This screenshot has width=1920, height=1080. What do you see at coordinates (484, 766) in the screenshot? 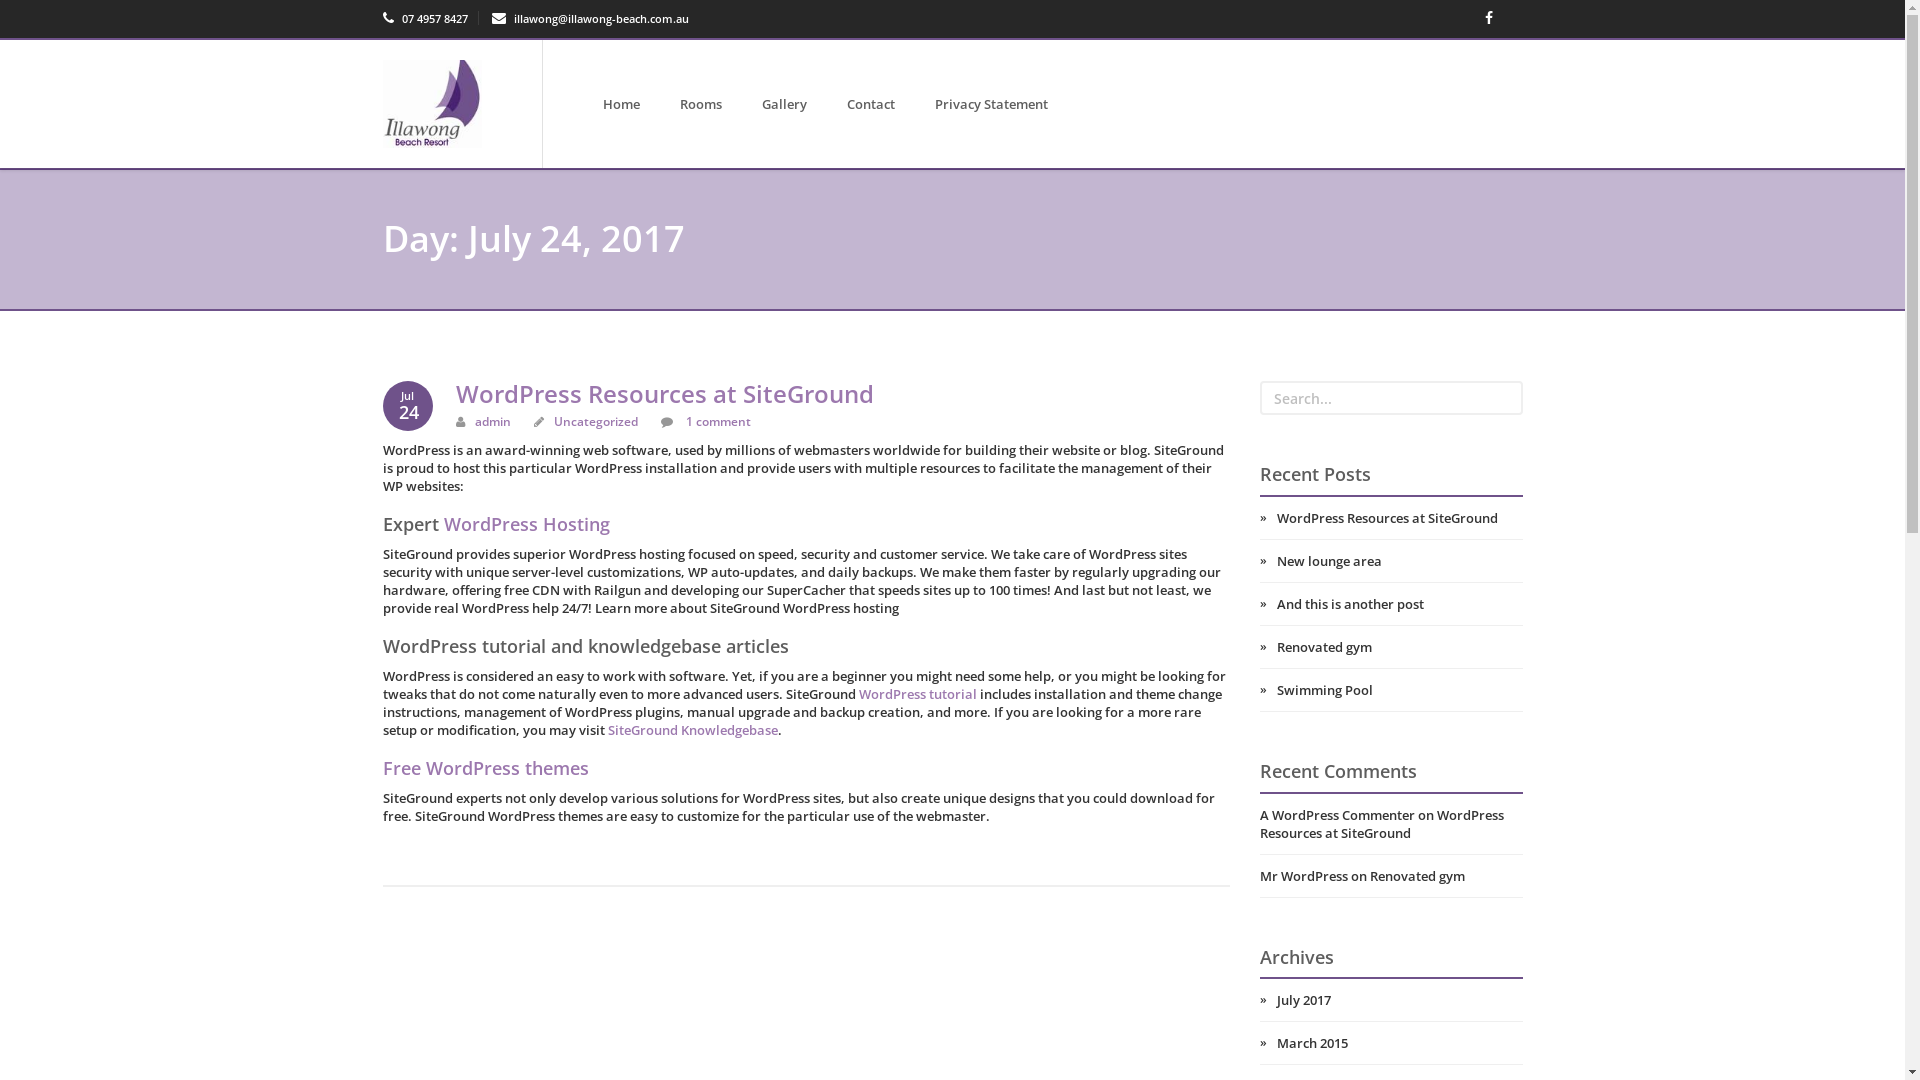
I see `'Free WordPress themes'` at bounding box center [484, 766].